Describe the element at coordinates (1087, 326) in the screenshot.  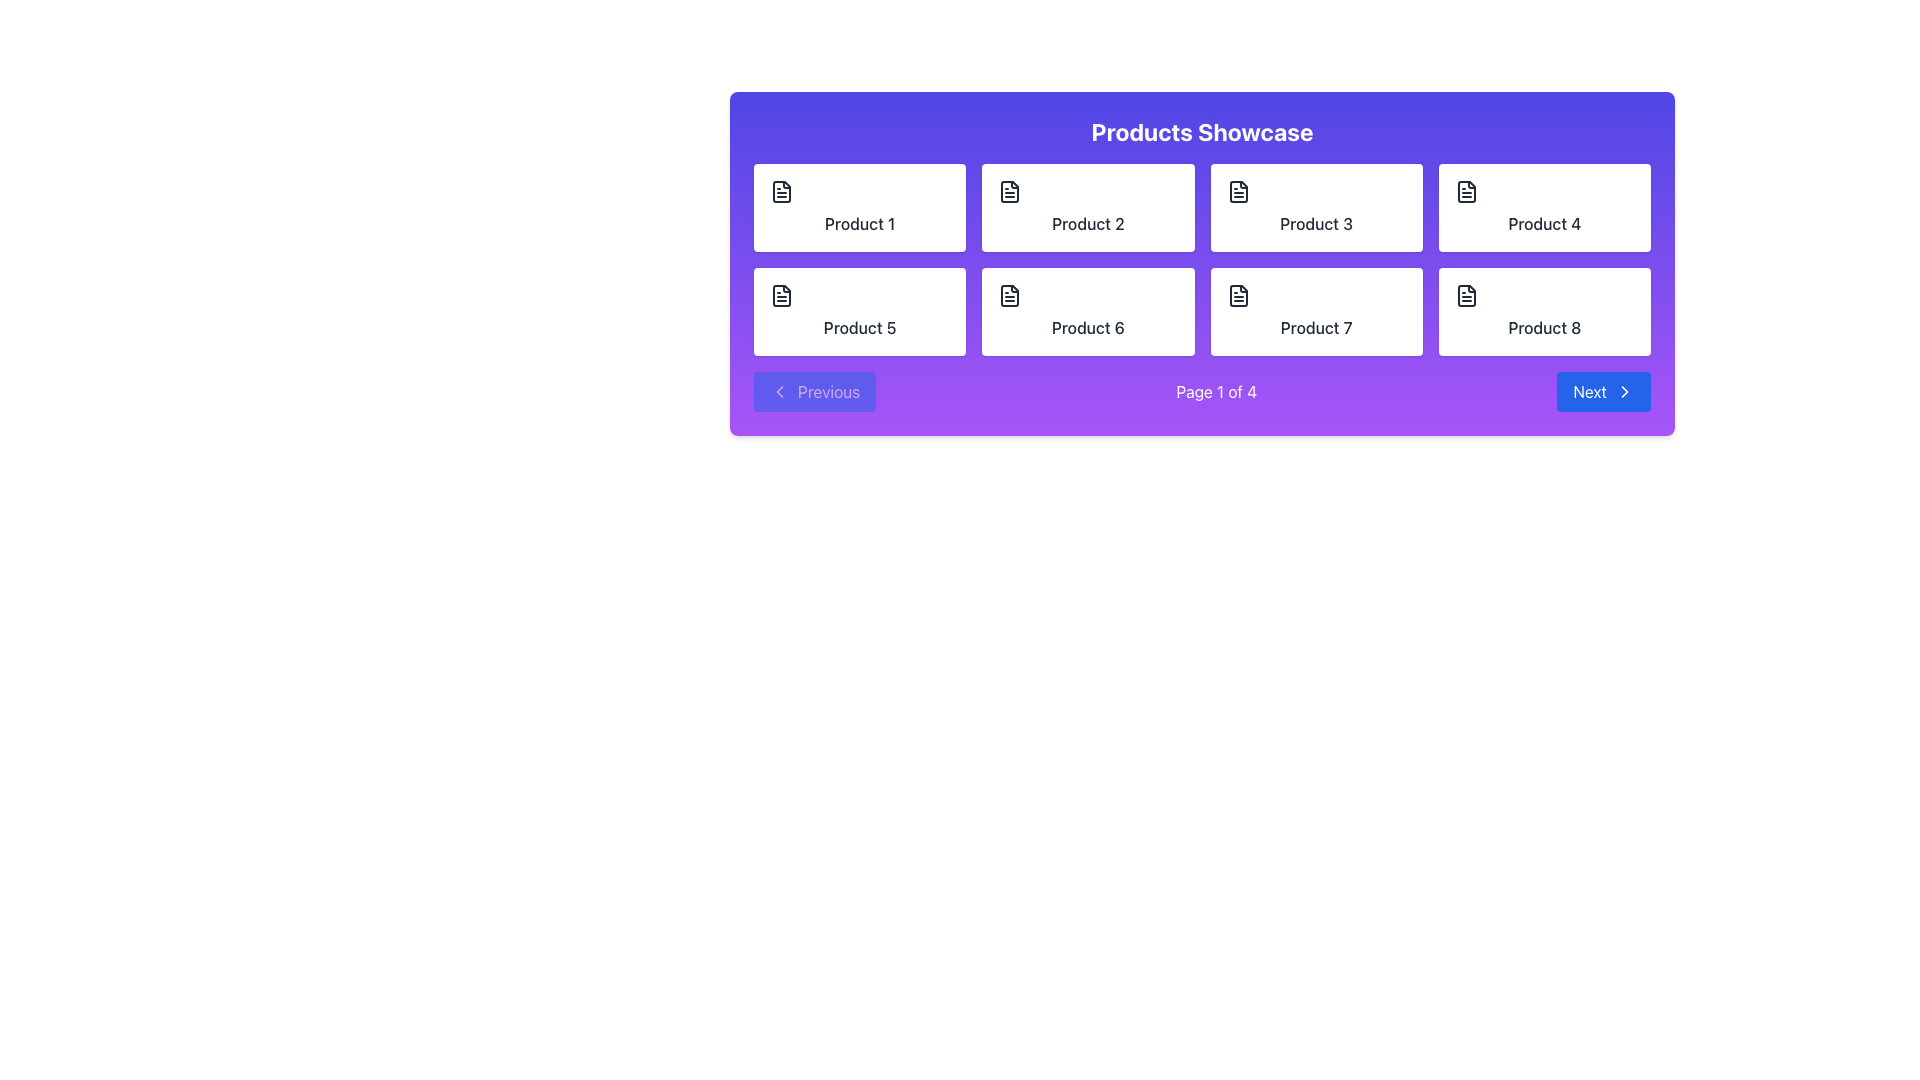
I see `the text label displaying 'Product 6' which is located at the bottom of the card component in the second row and first column of the grid under 'Products Showcase'` at that location.